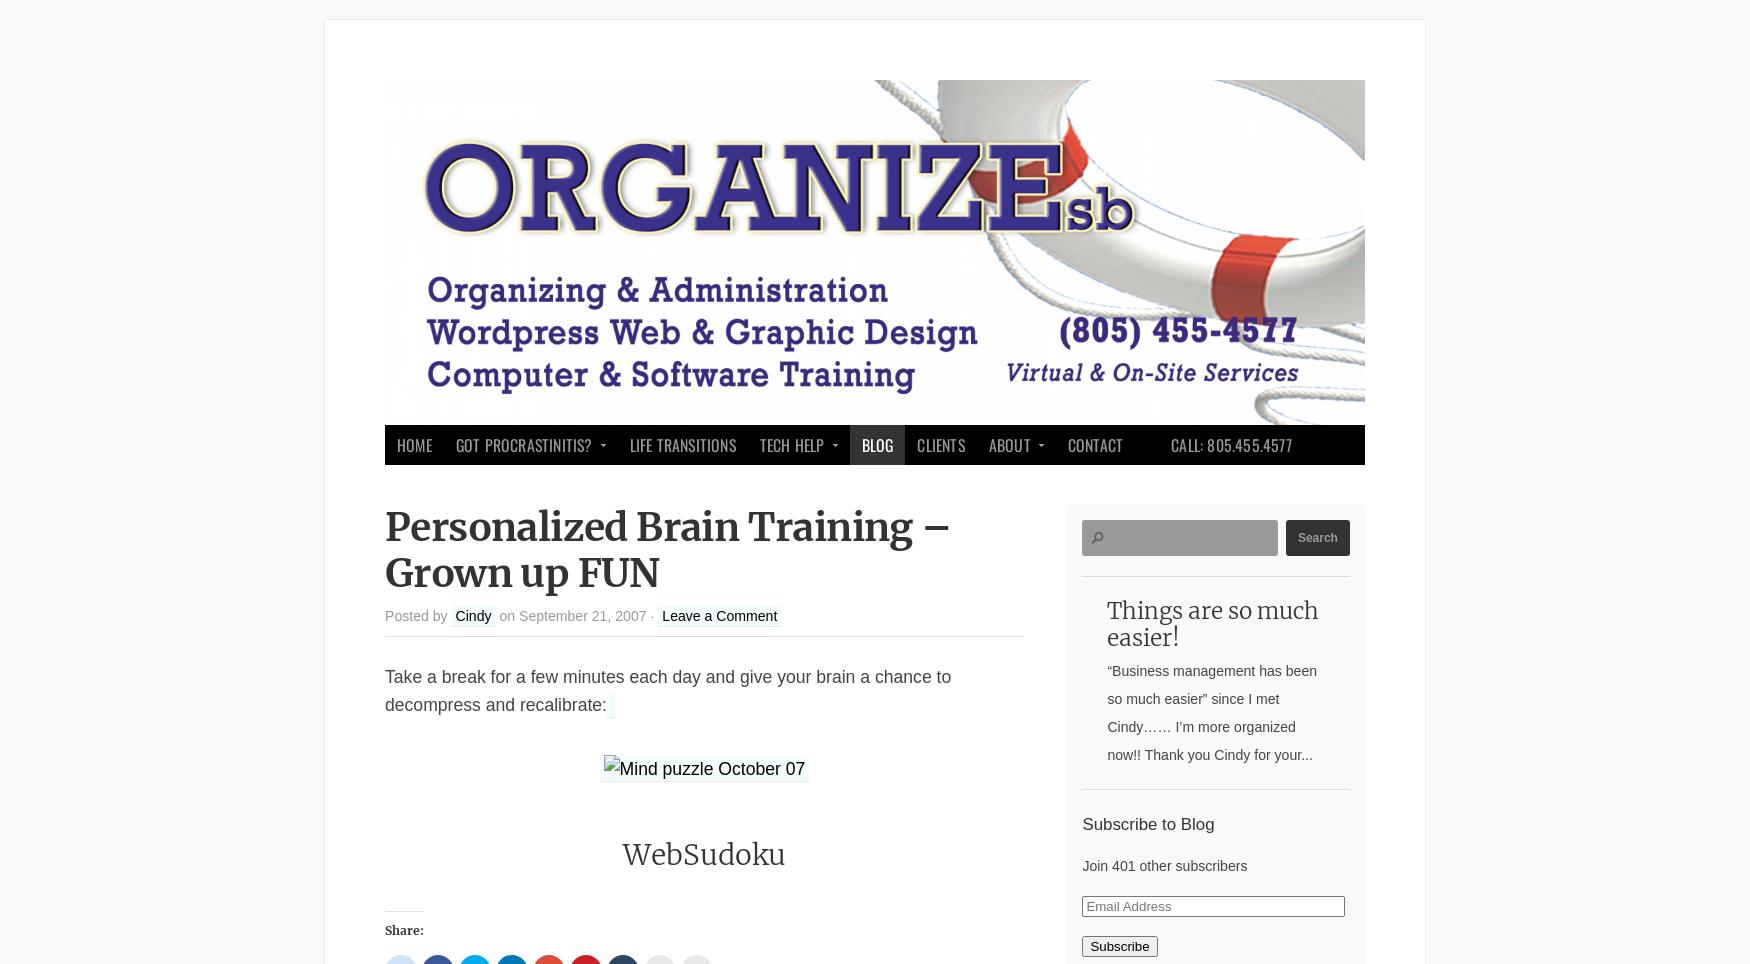  I want to click on 'Contact', so click(1094, 444).